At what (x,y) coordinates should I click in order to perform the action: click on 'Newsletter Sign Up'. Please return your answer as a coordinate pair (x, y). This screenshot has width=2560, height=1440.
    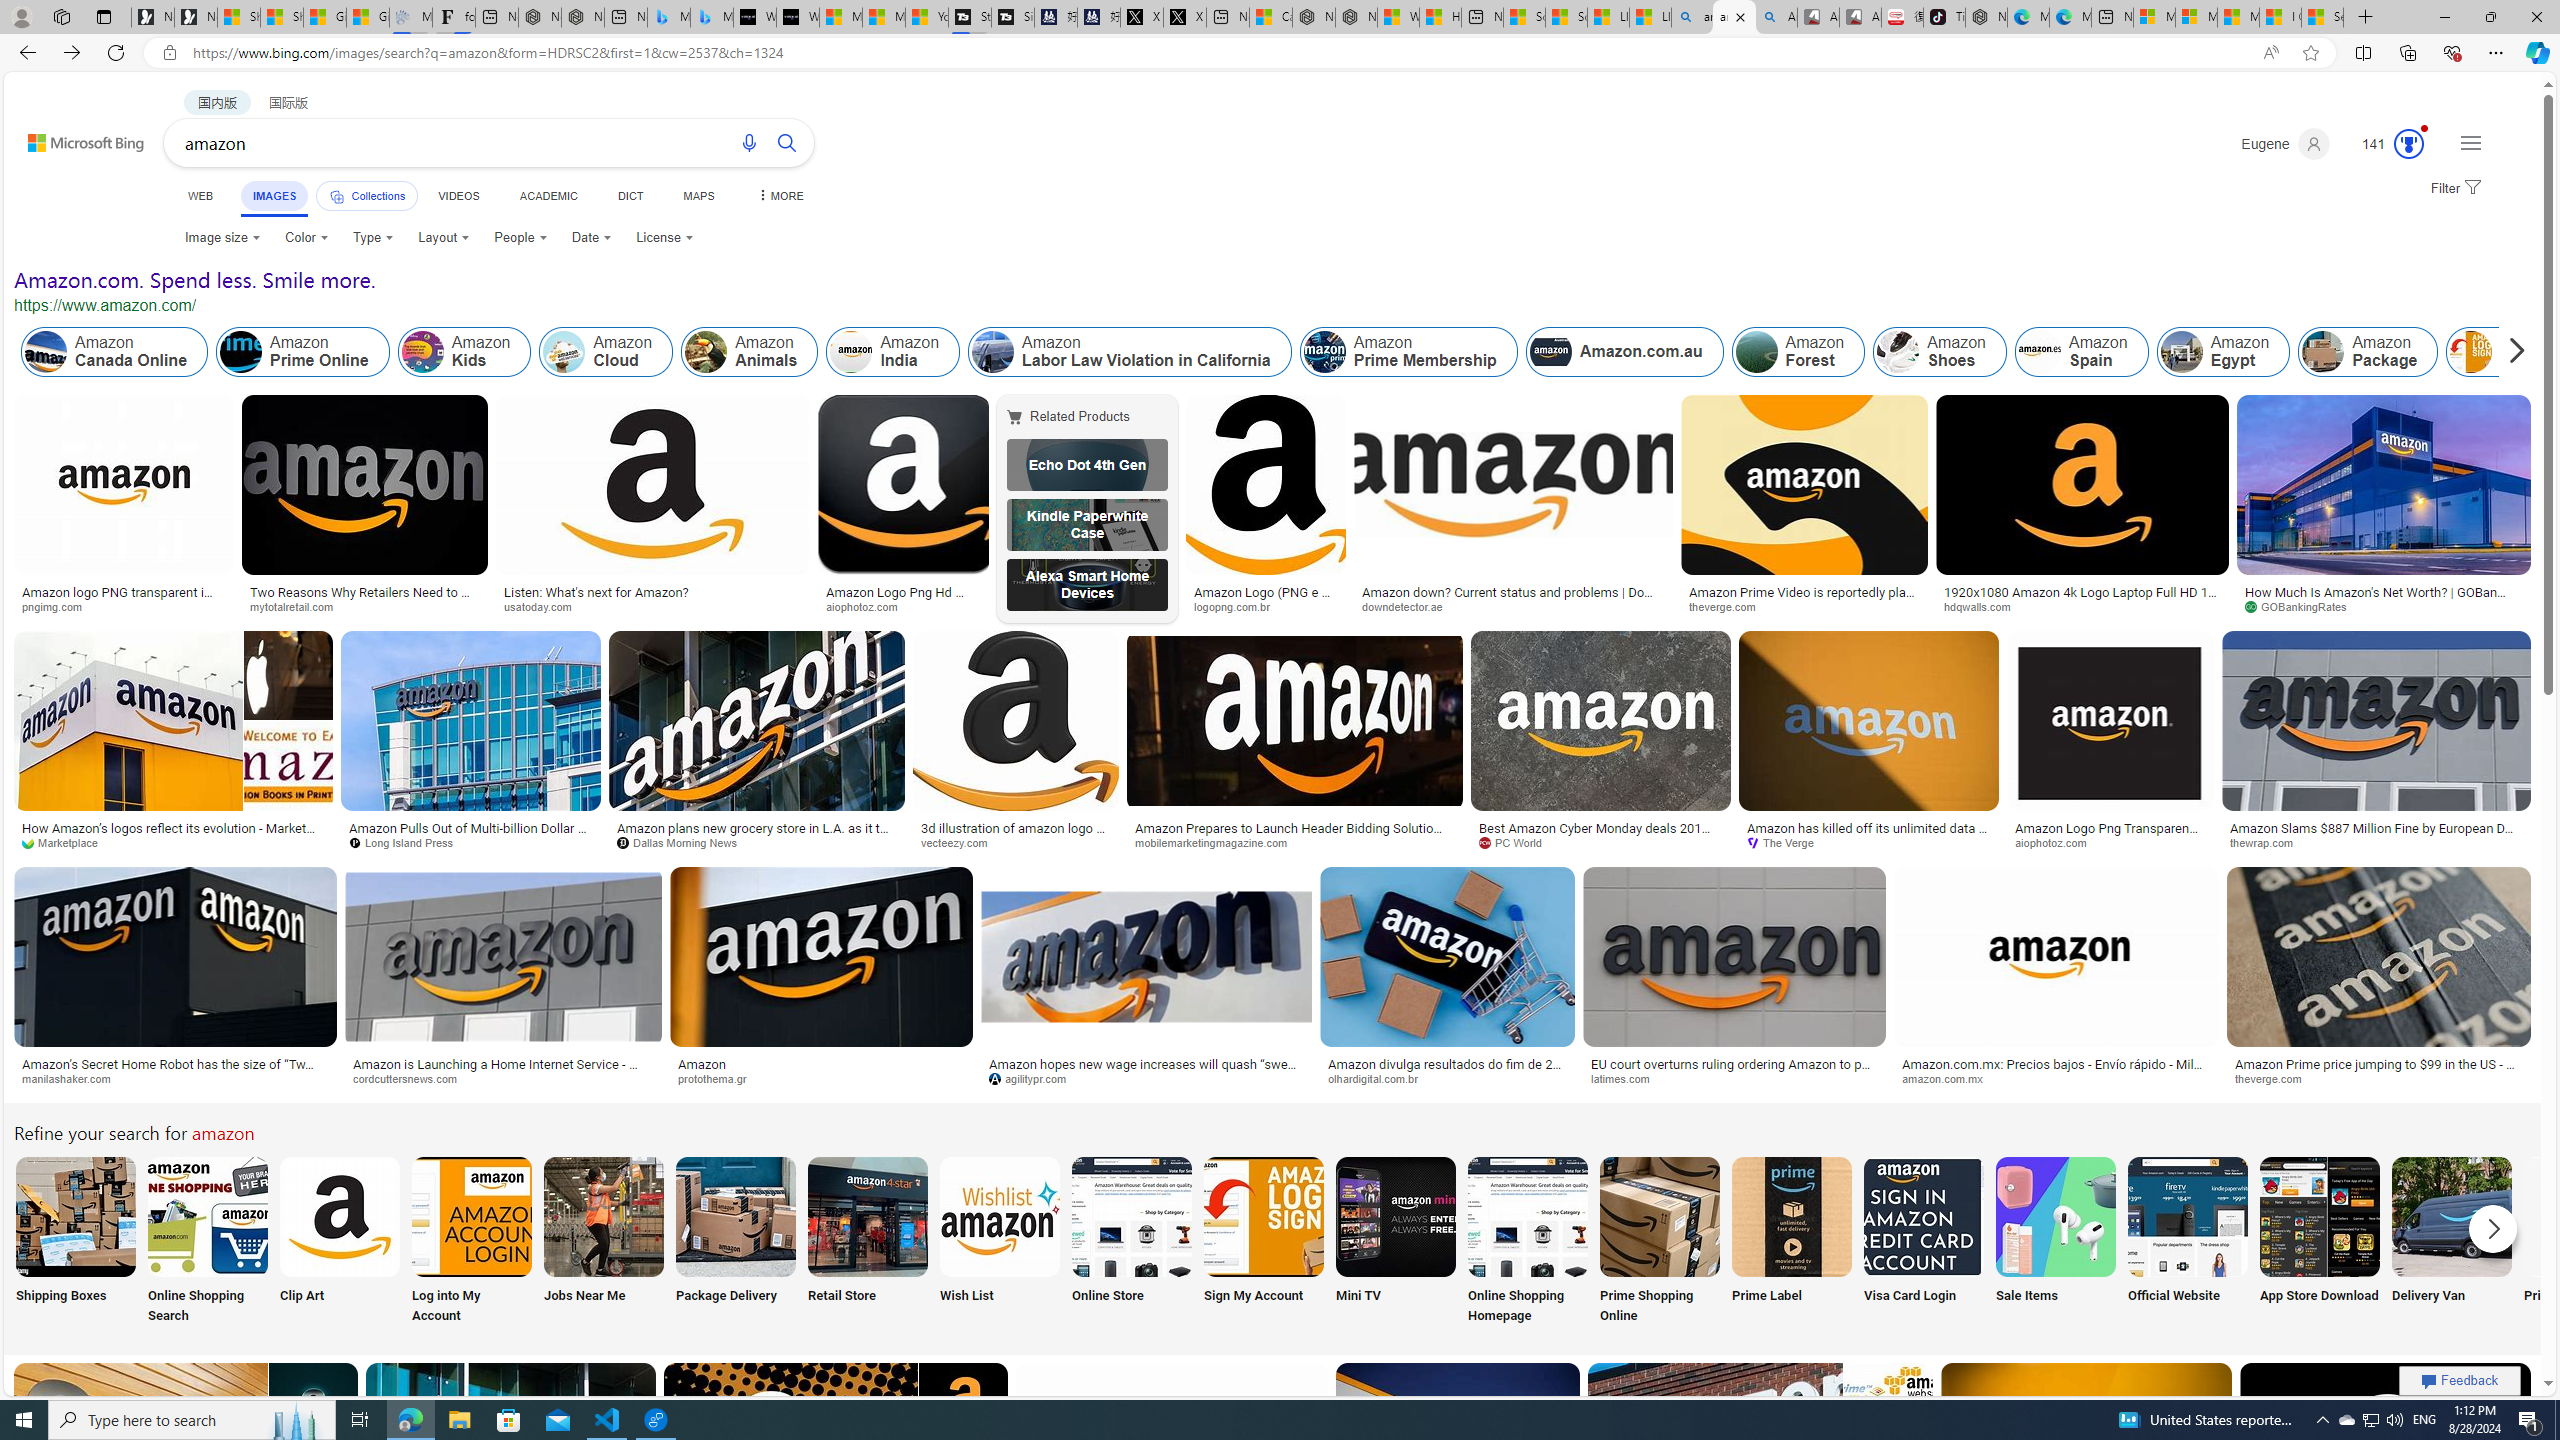
    Looking at the image, I should click on (195, 16).